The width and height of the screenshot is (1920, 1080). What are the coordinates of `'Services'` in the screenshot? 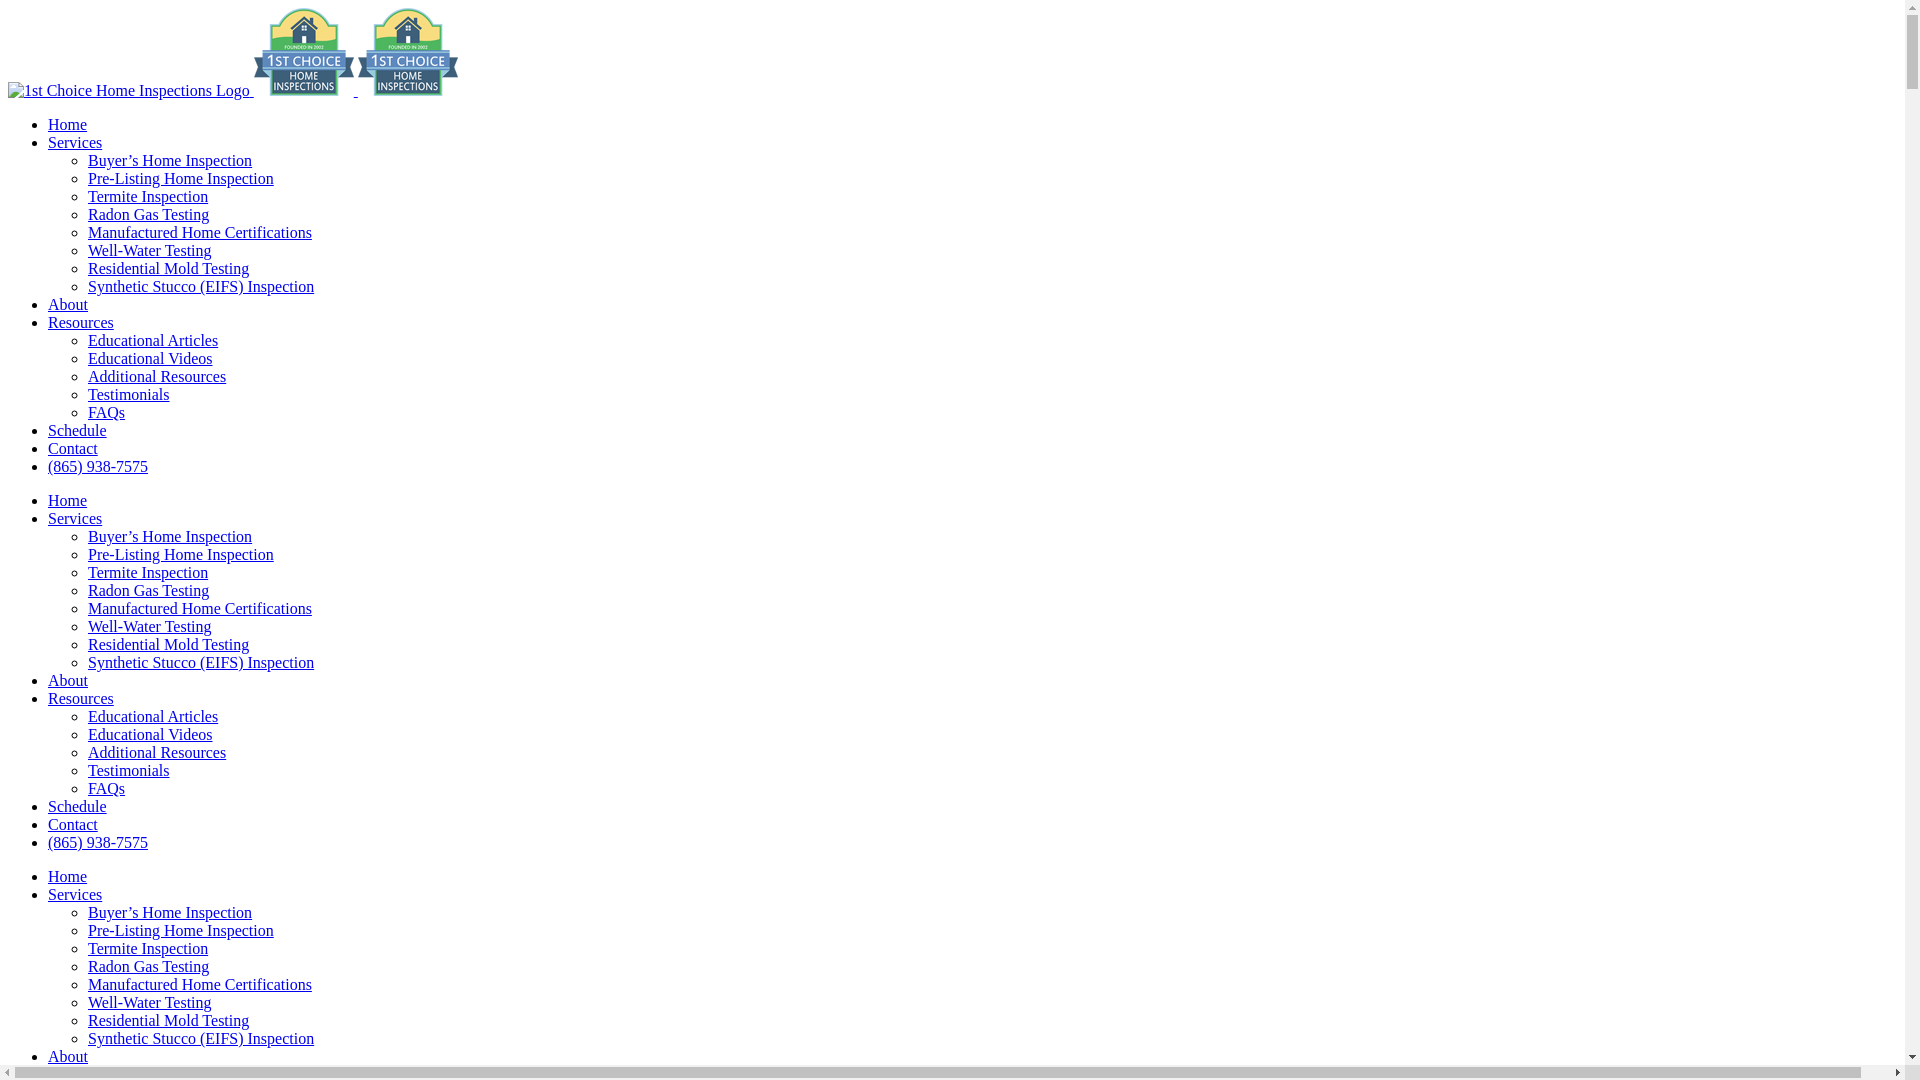 It's located at (75, 517).